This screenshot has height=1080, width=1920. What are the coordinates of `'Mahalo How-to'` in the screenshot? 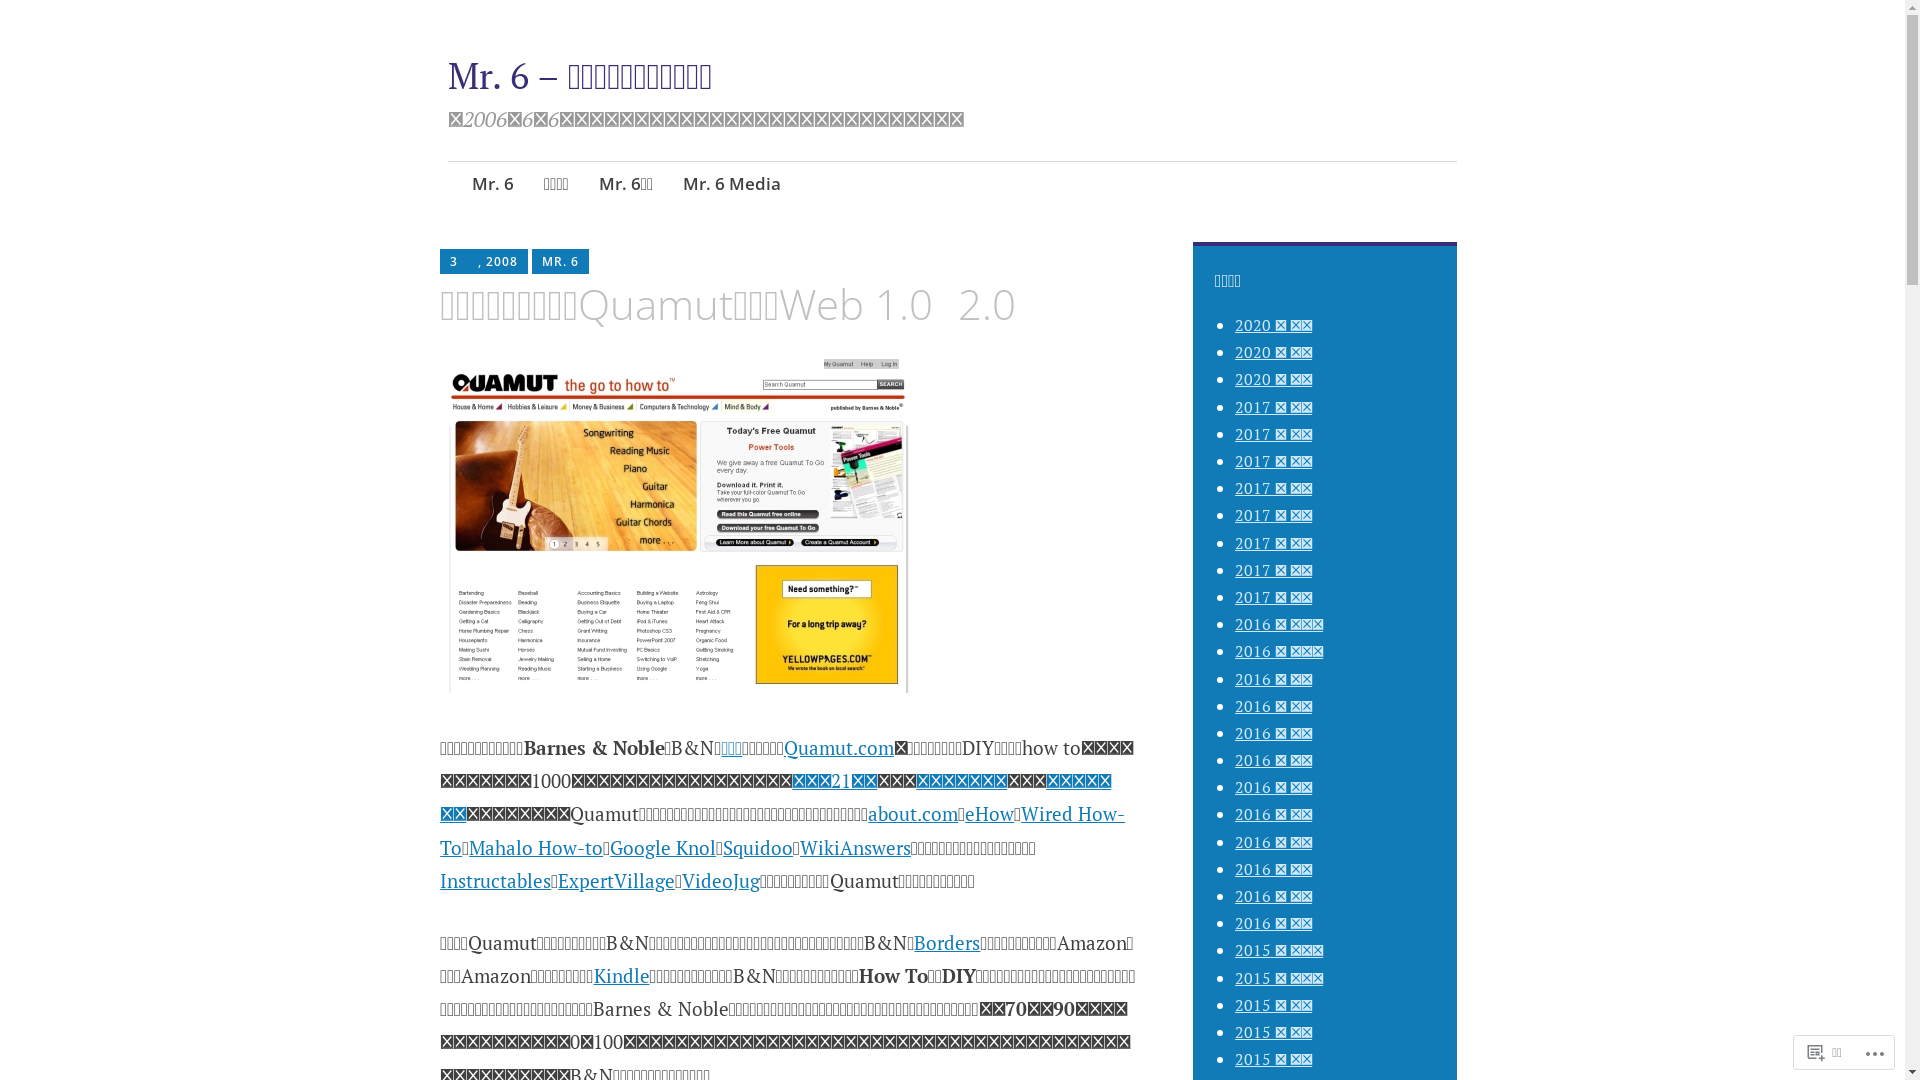 It's located at (468, 847).